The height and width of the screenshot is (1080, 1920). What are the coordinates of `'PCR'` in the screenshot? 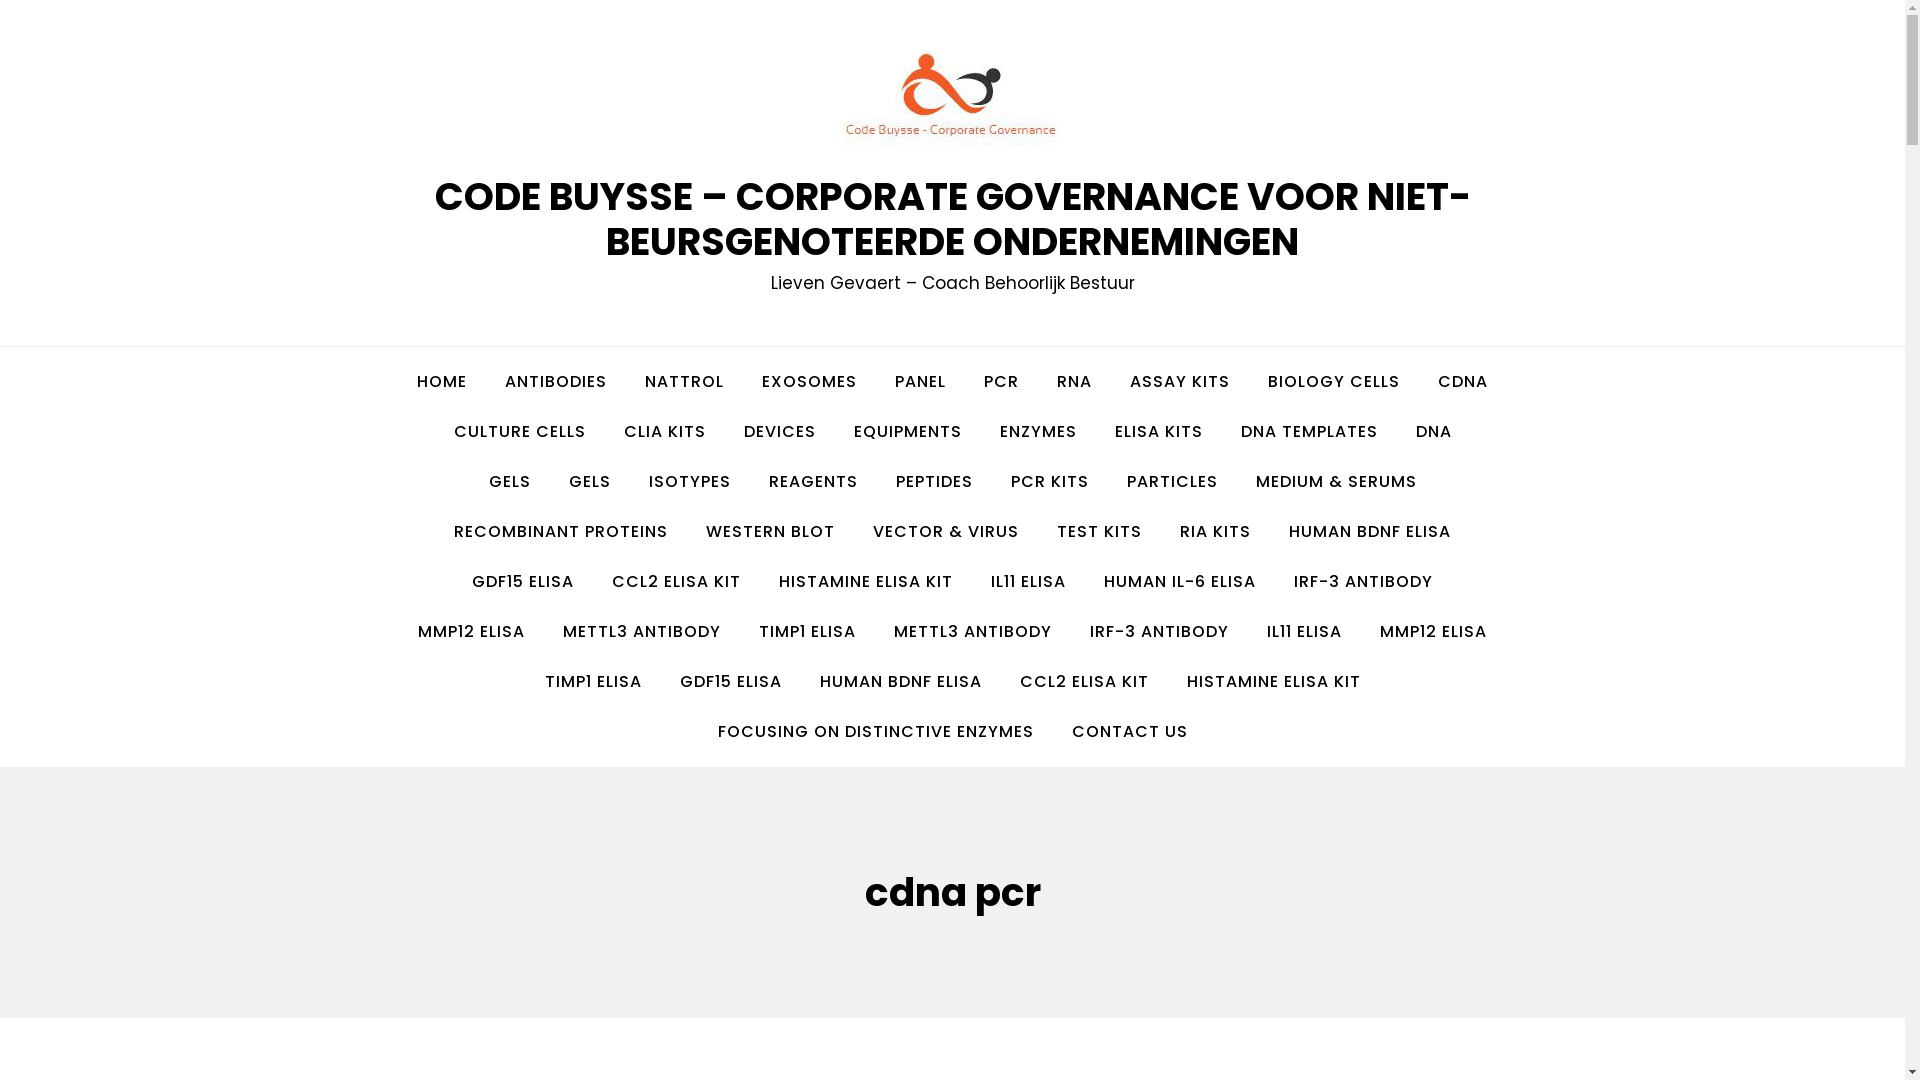 It's located at (1001, 381).